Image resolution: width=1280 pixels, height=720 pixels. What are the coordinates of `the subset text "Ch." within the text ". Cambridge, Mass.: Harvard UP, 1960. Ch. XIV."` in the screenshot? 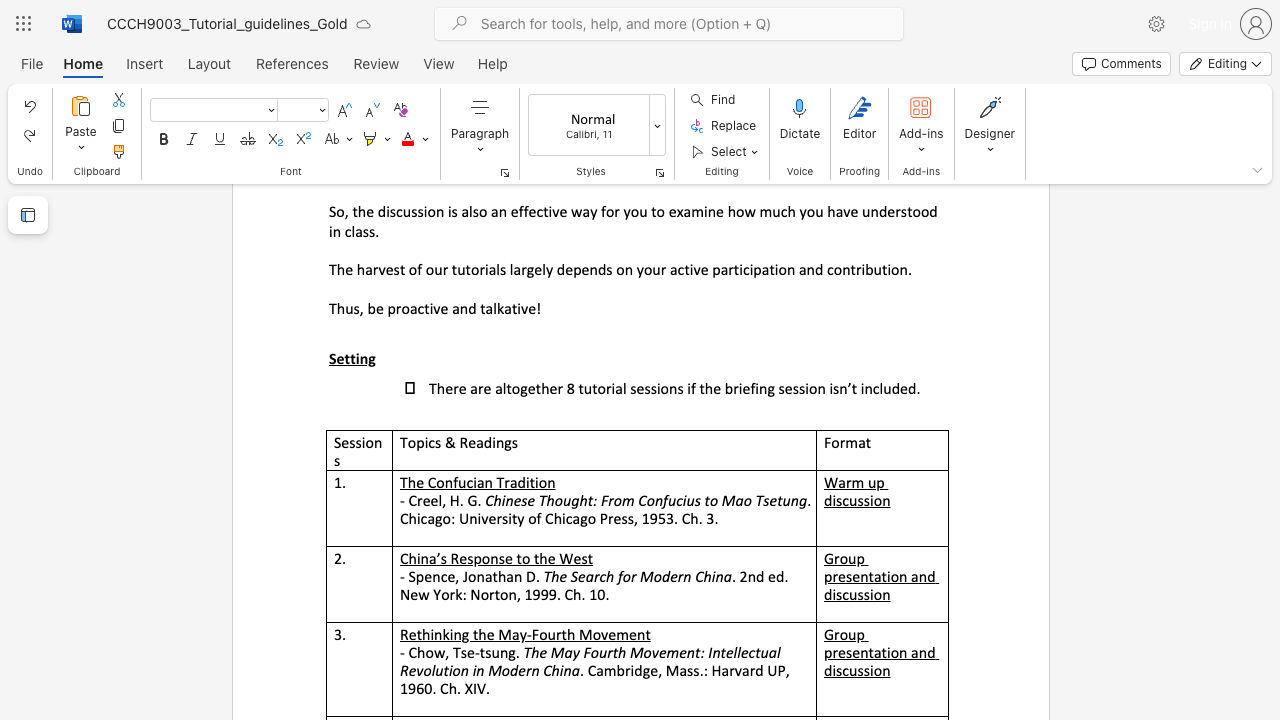 It's located at (439, 687).